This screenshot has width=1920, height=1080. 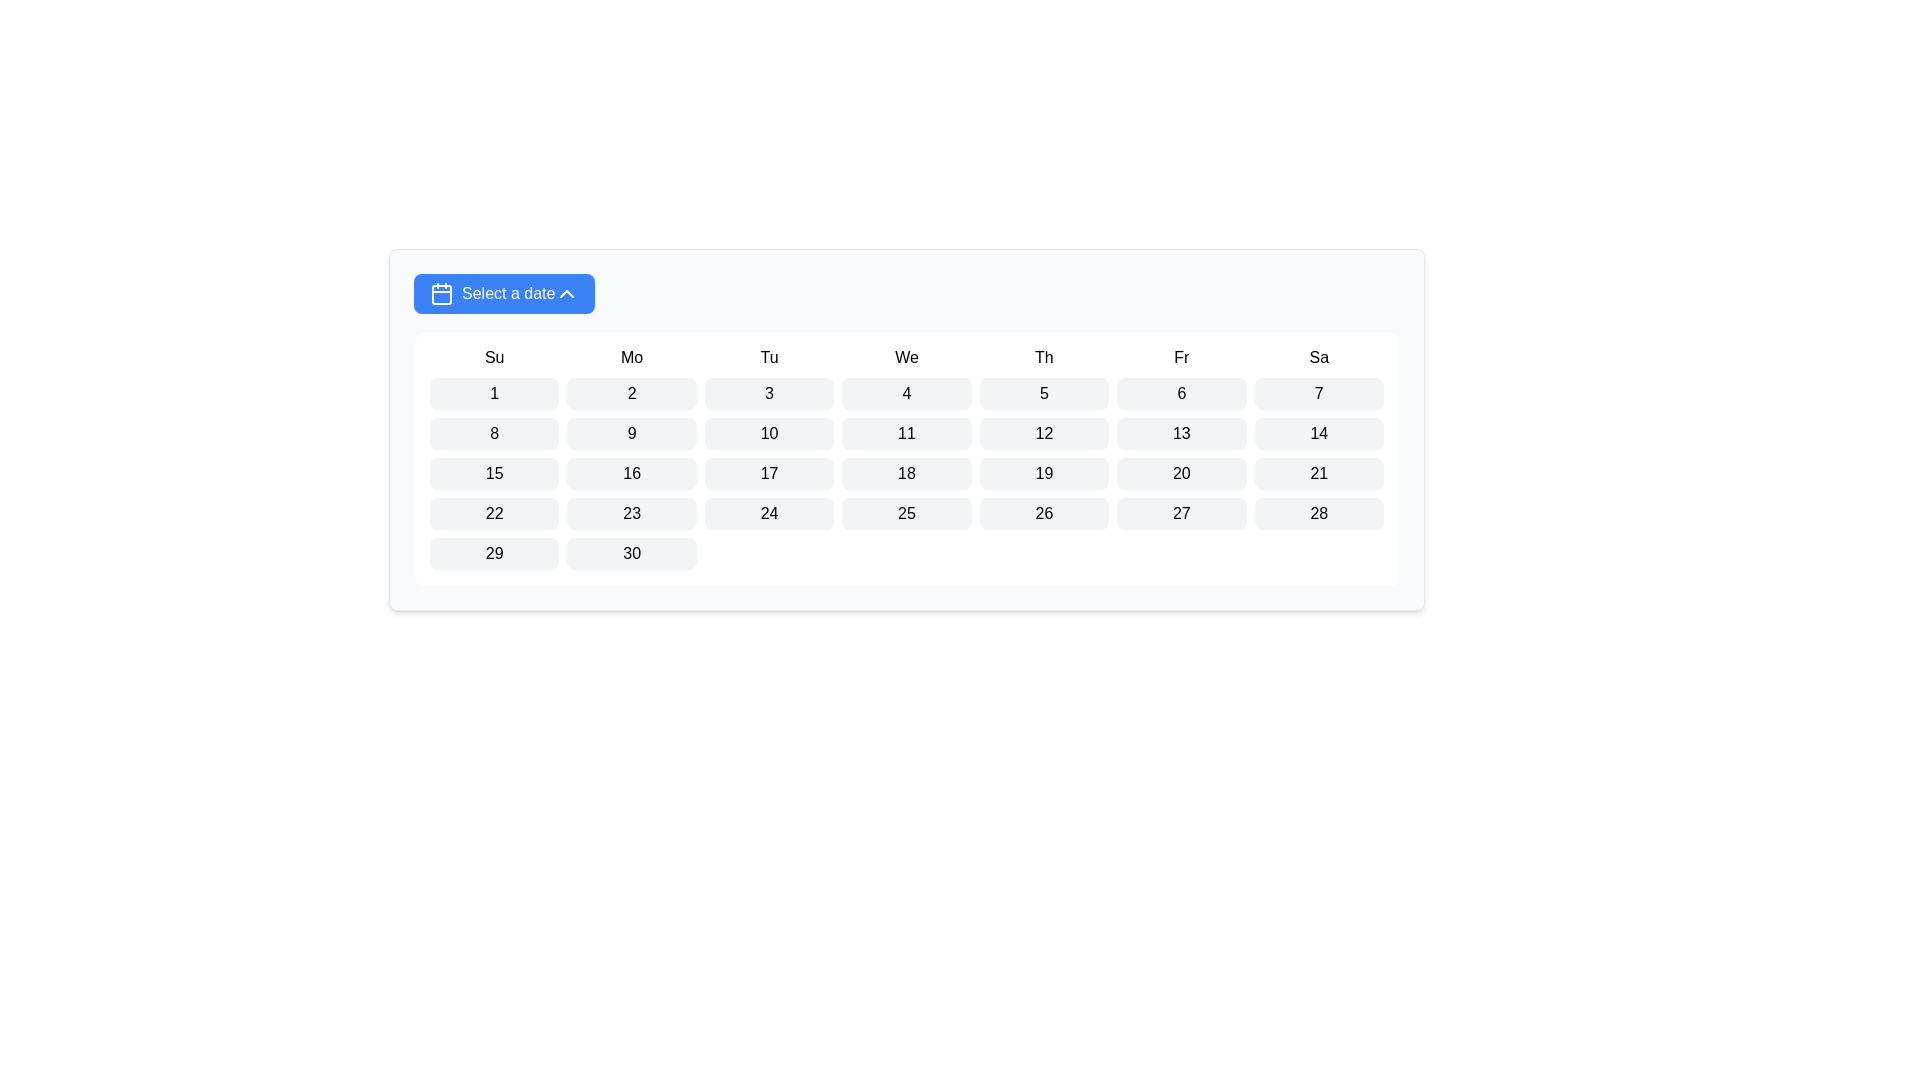 I want to click on the selectable day button in the calendar view located under the 'We' column header, specifically the fourth button in the grid, so click(x=906, y=393).